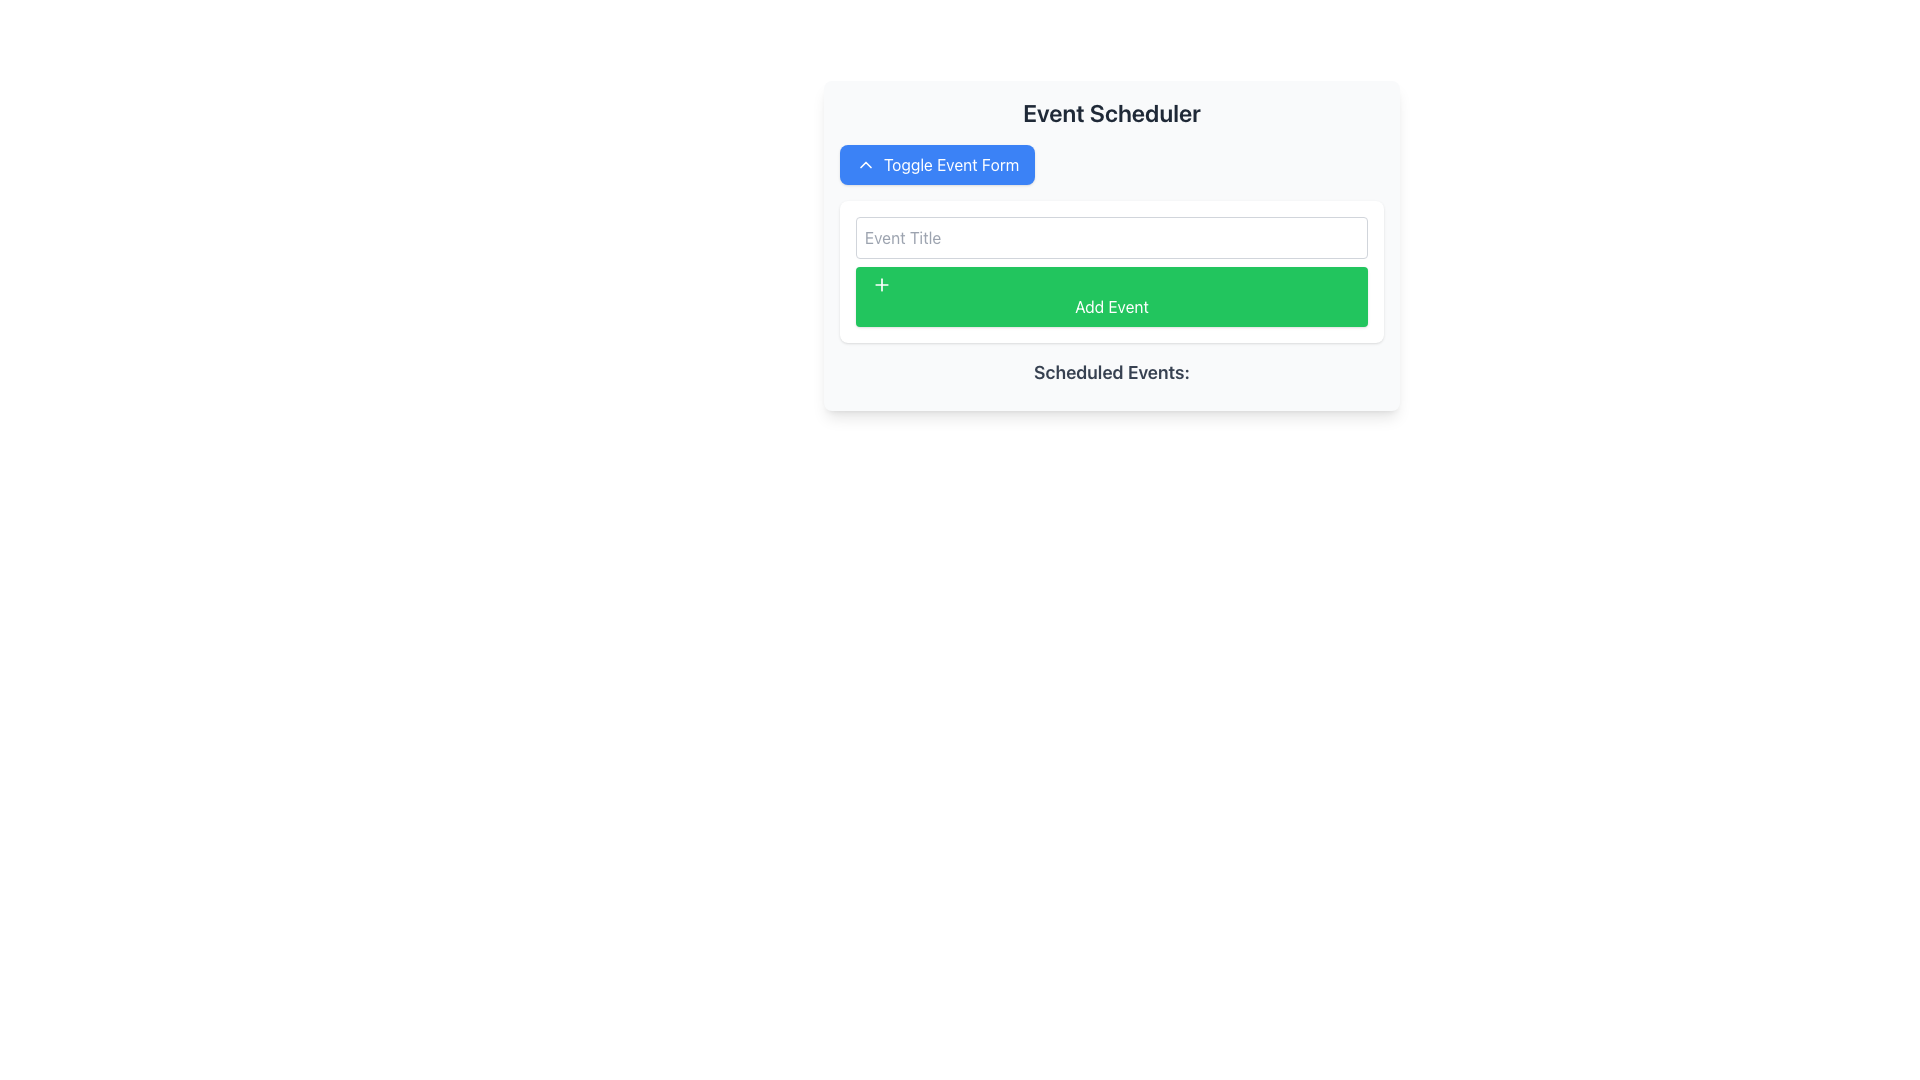  What do you see at coordinates (865, 164) in the screenshot?
I see `the chevron-up icon, which is part of the 'Toggle Event Form' button located in the upper-left area of the Event Scheduler panel` at bounding box center [865, 164].